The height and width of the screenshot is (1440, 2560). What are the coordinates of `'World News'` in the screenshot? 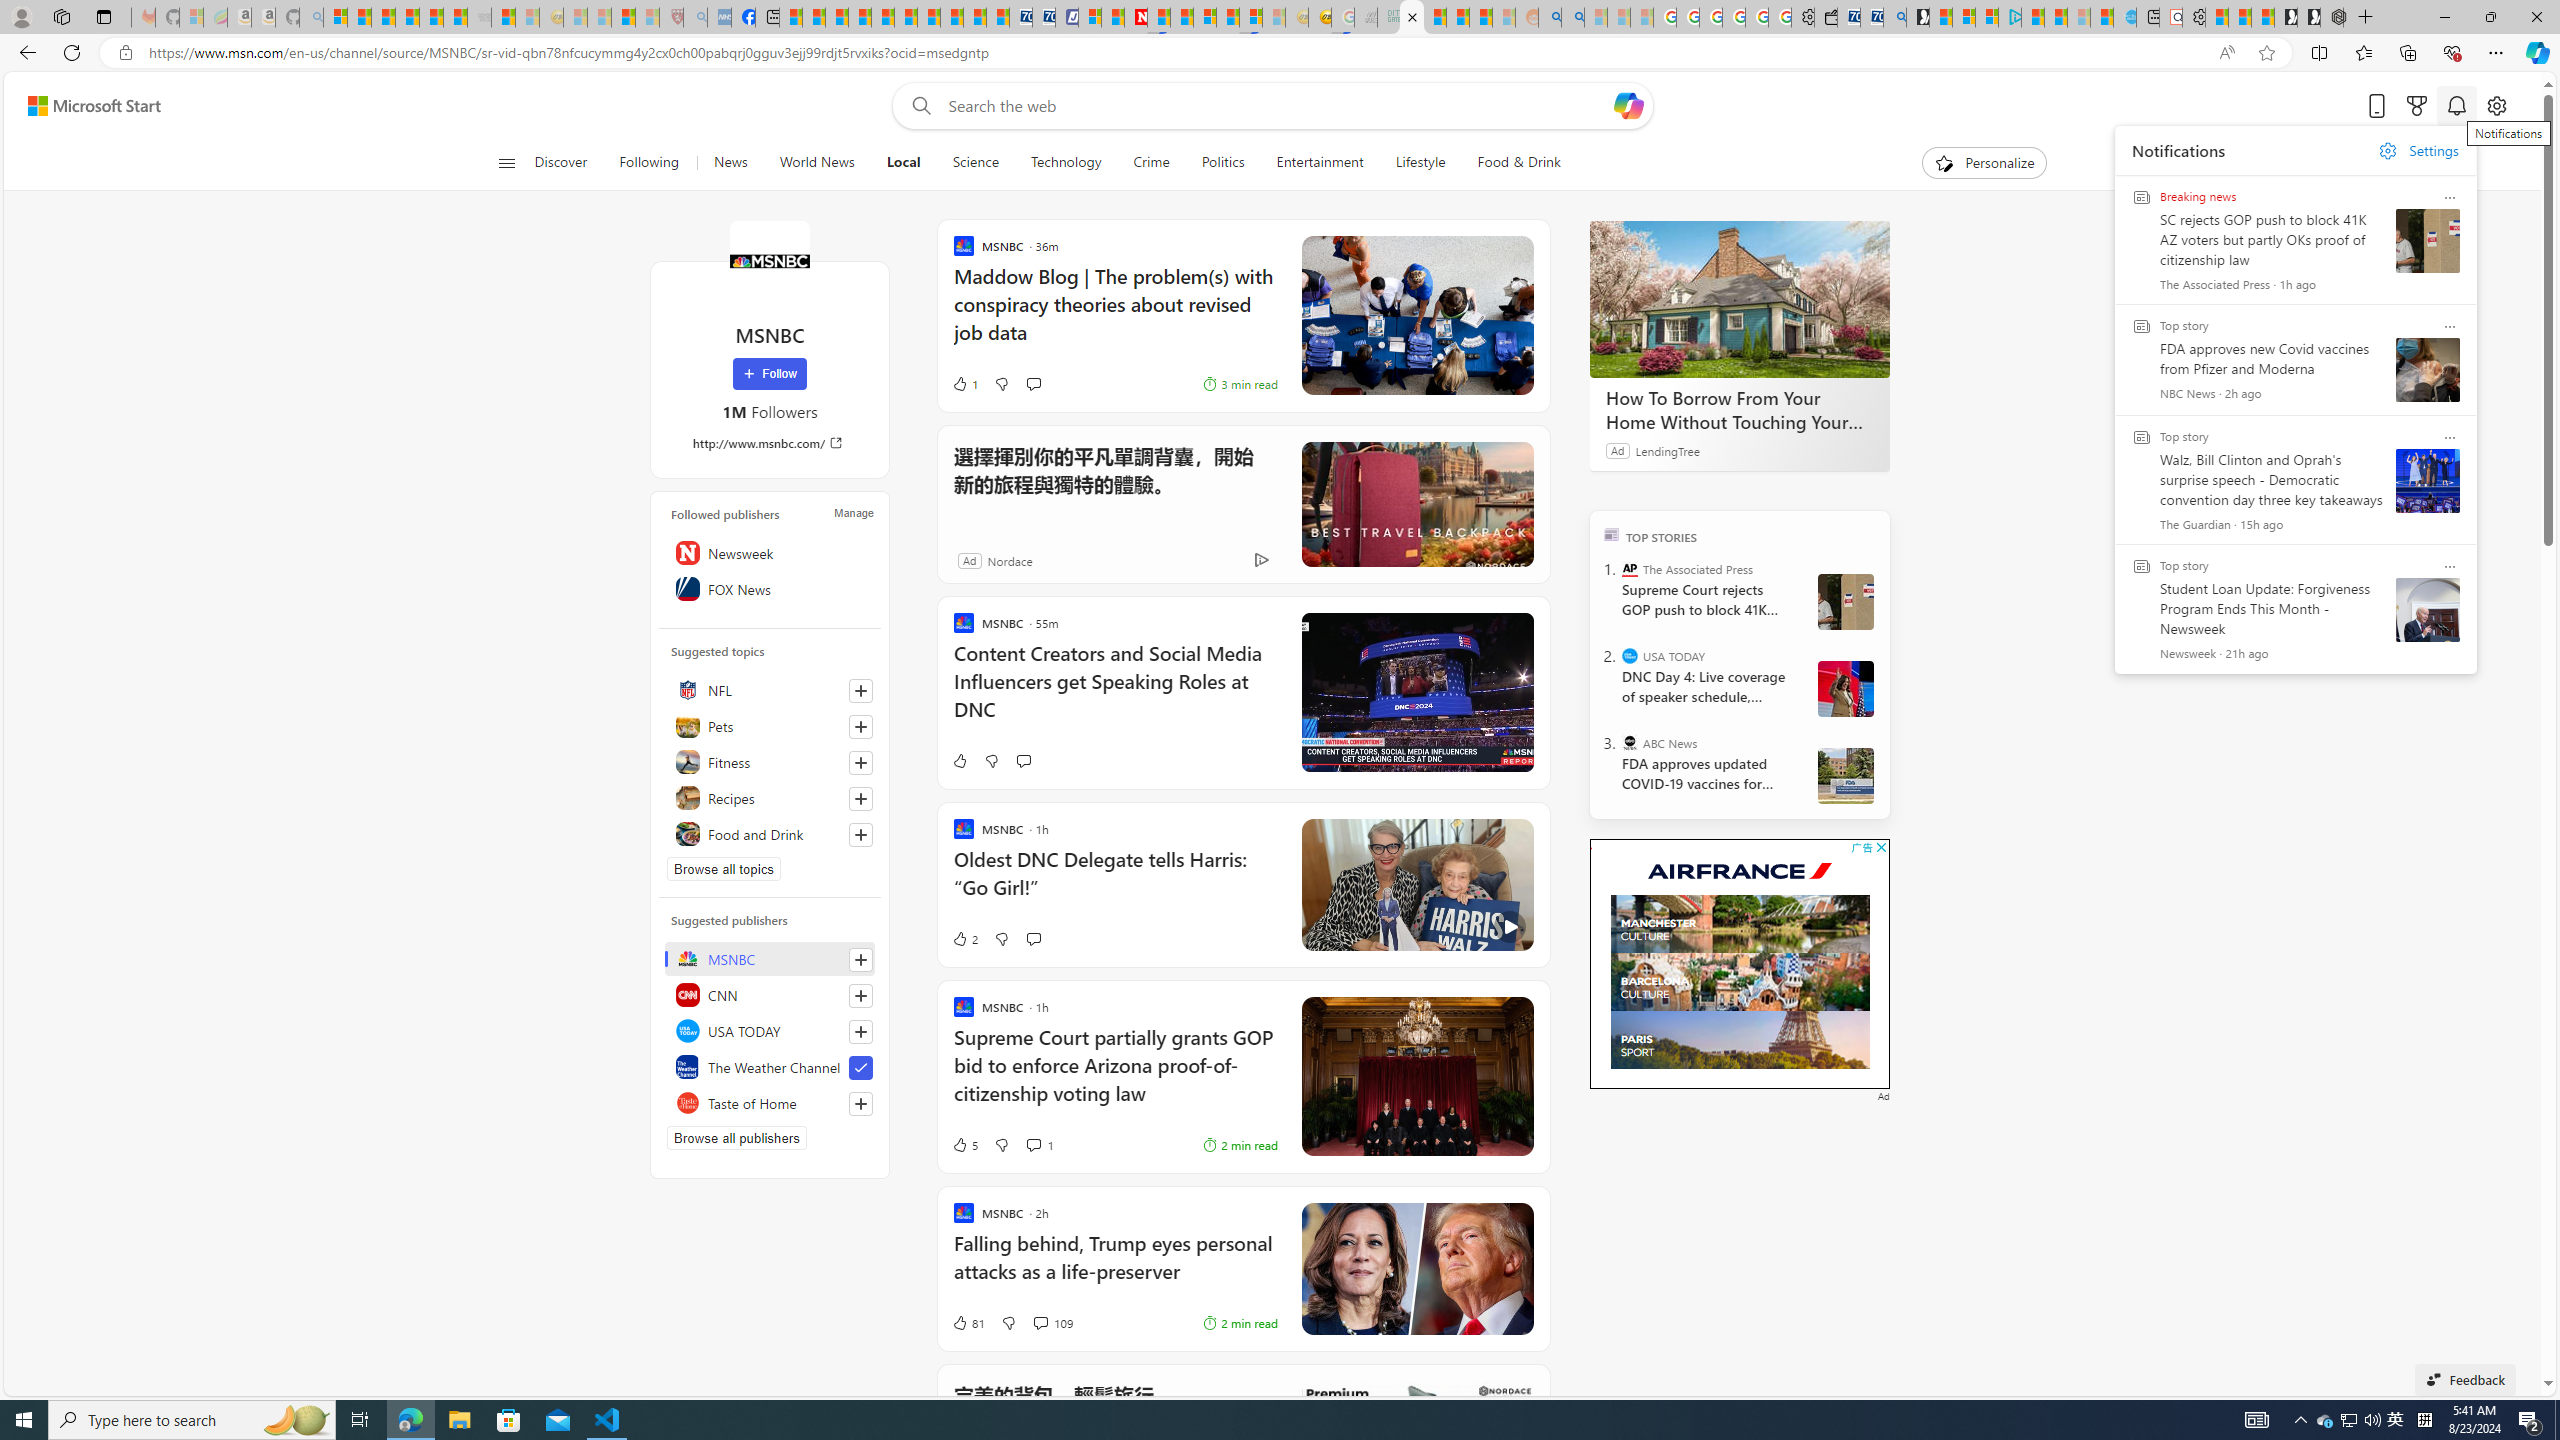 It's located at (815, 162).